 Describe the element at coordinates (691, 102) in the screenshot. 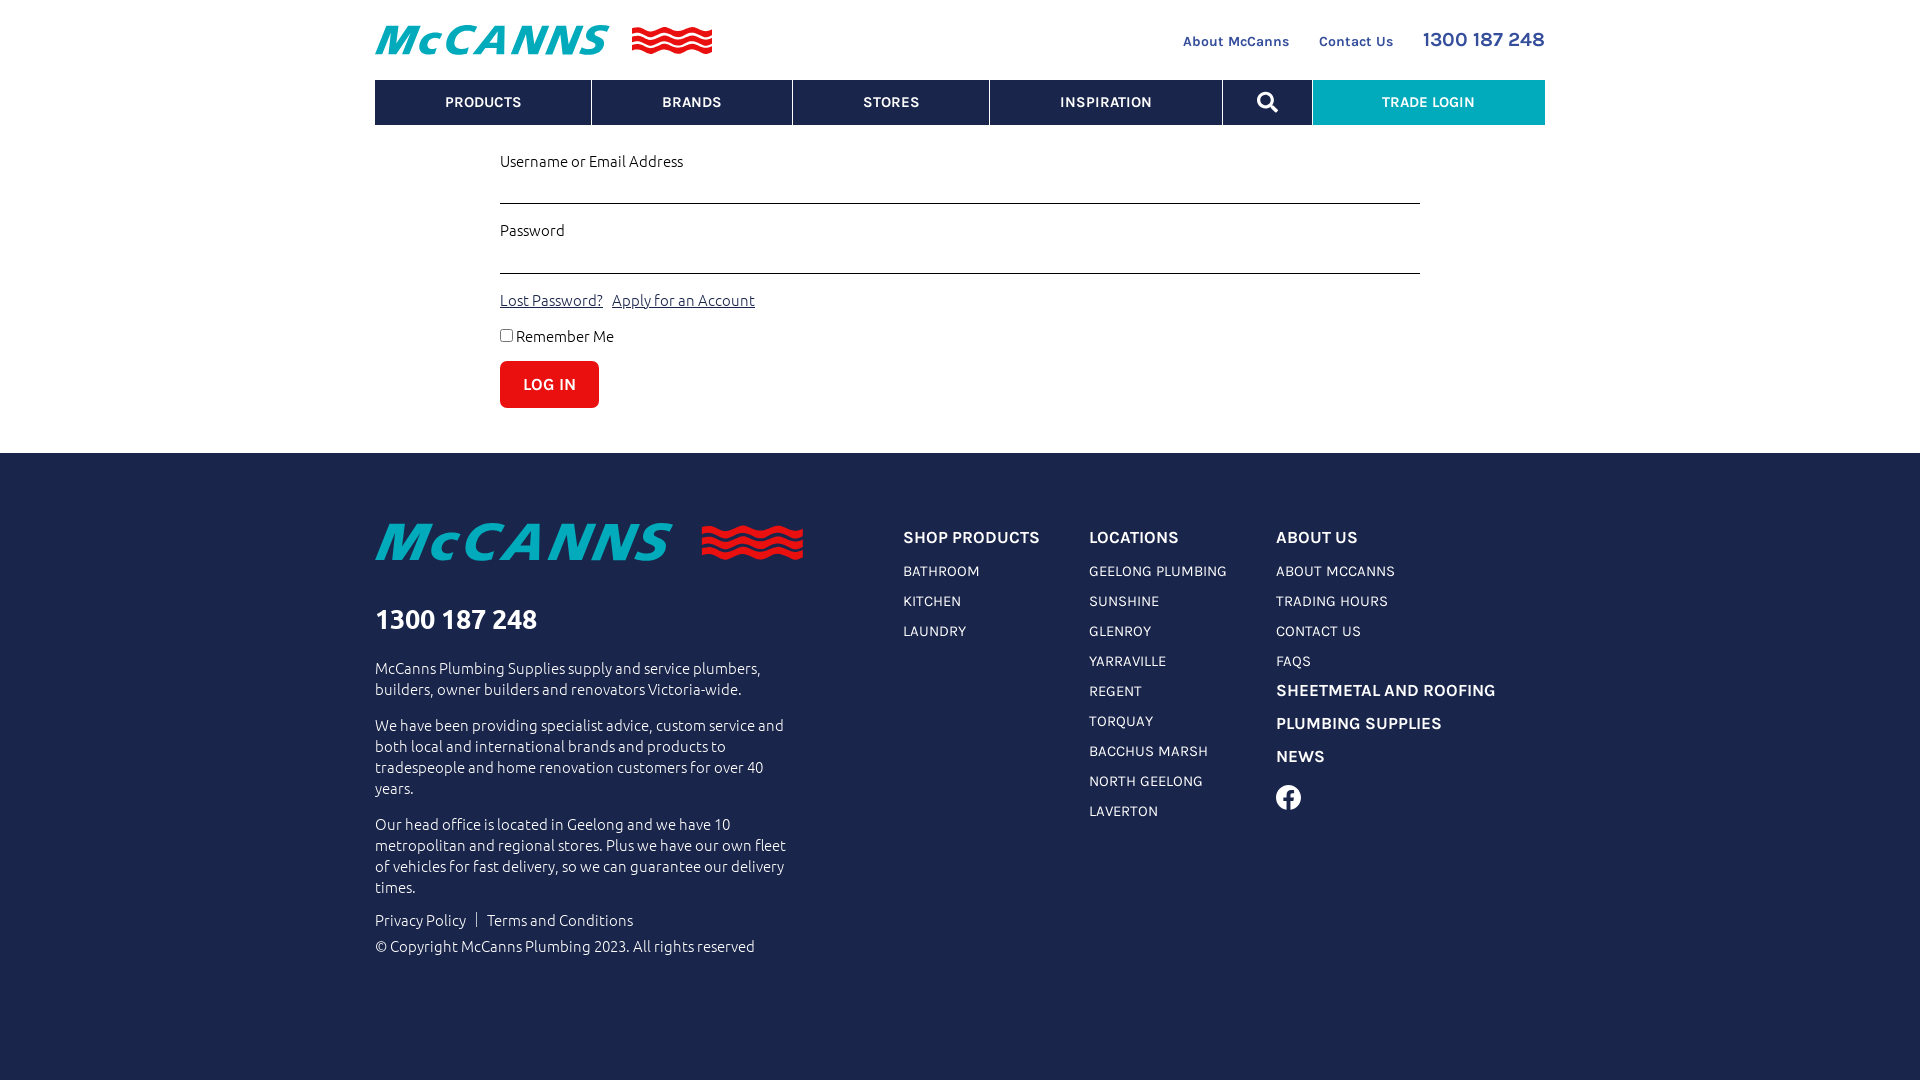

I see `'BRANDS'` at that location.